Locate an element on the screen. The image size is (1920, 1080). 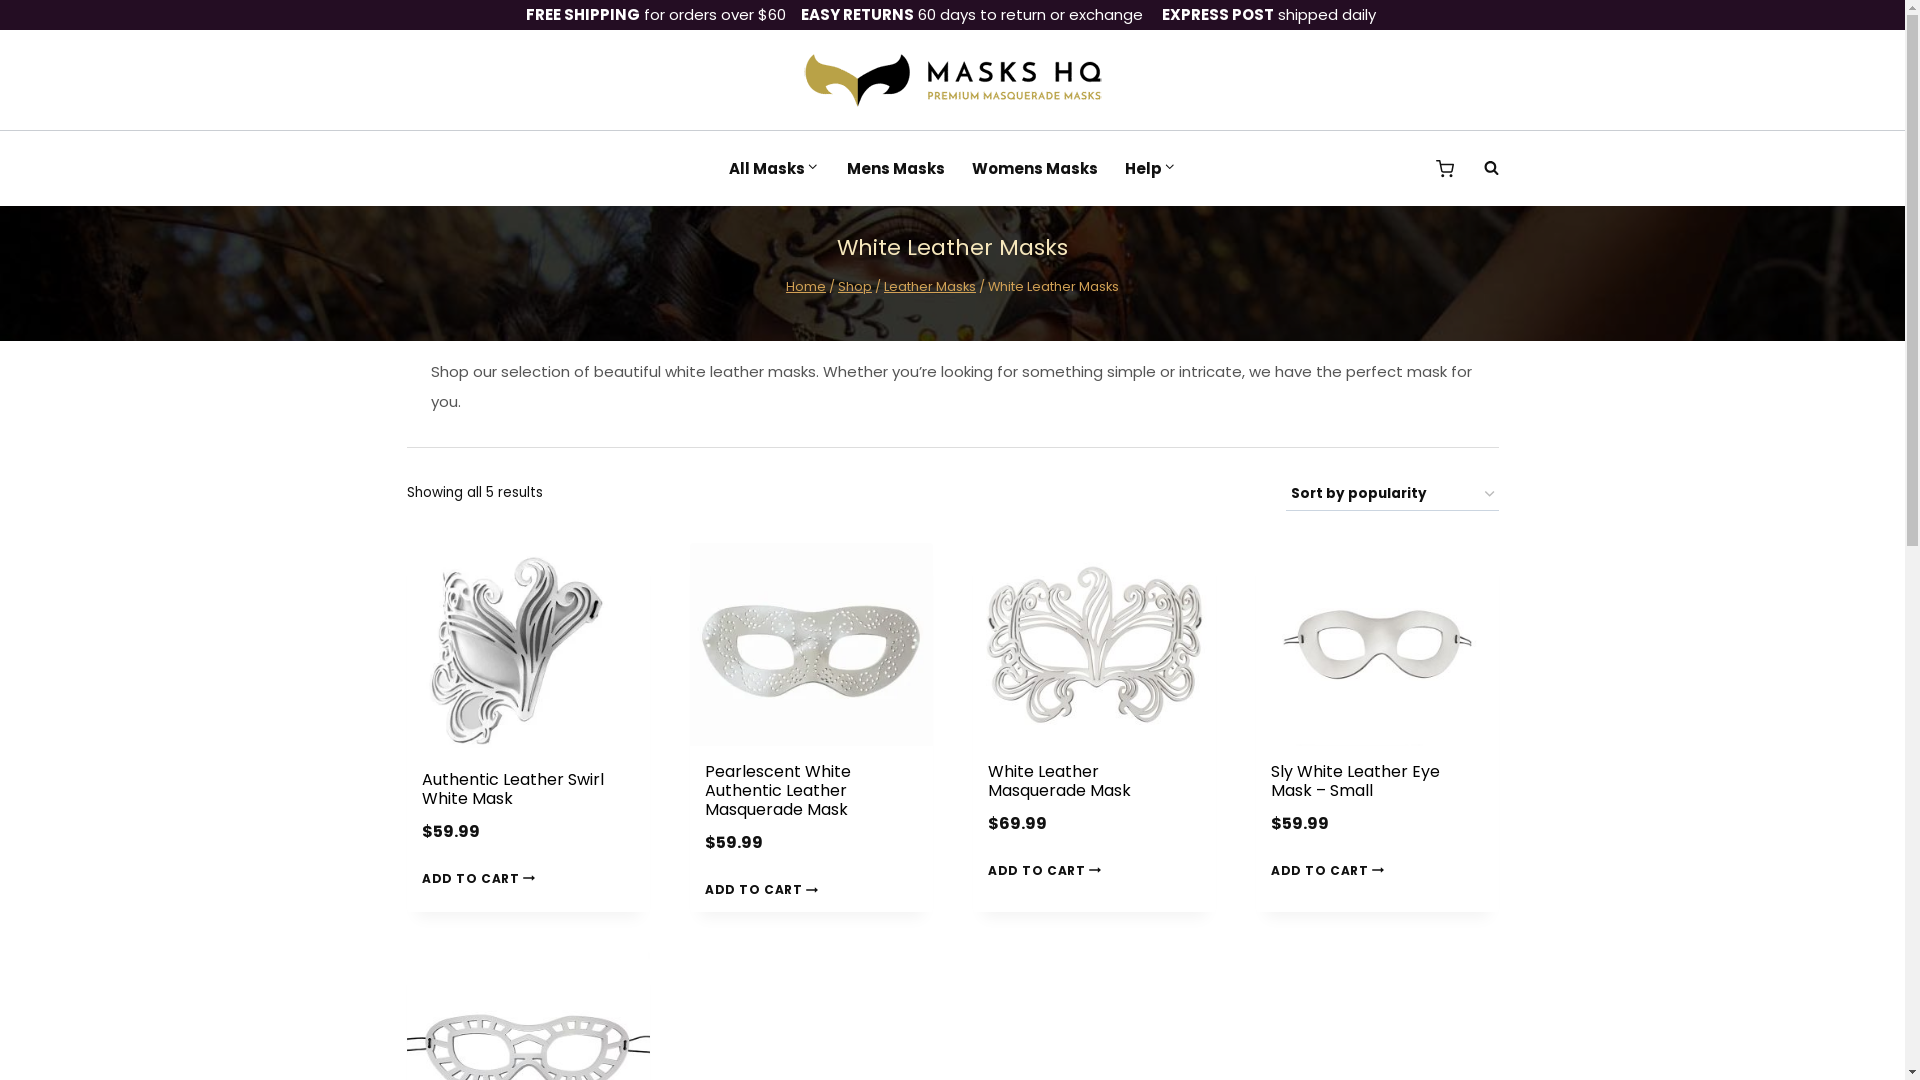
'White Leather Masquerade Mask' is located at coordinates (1058, 779).